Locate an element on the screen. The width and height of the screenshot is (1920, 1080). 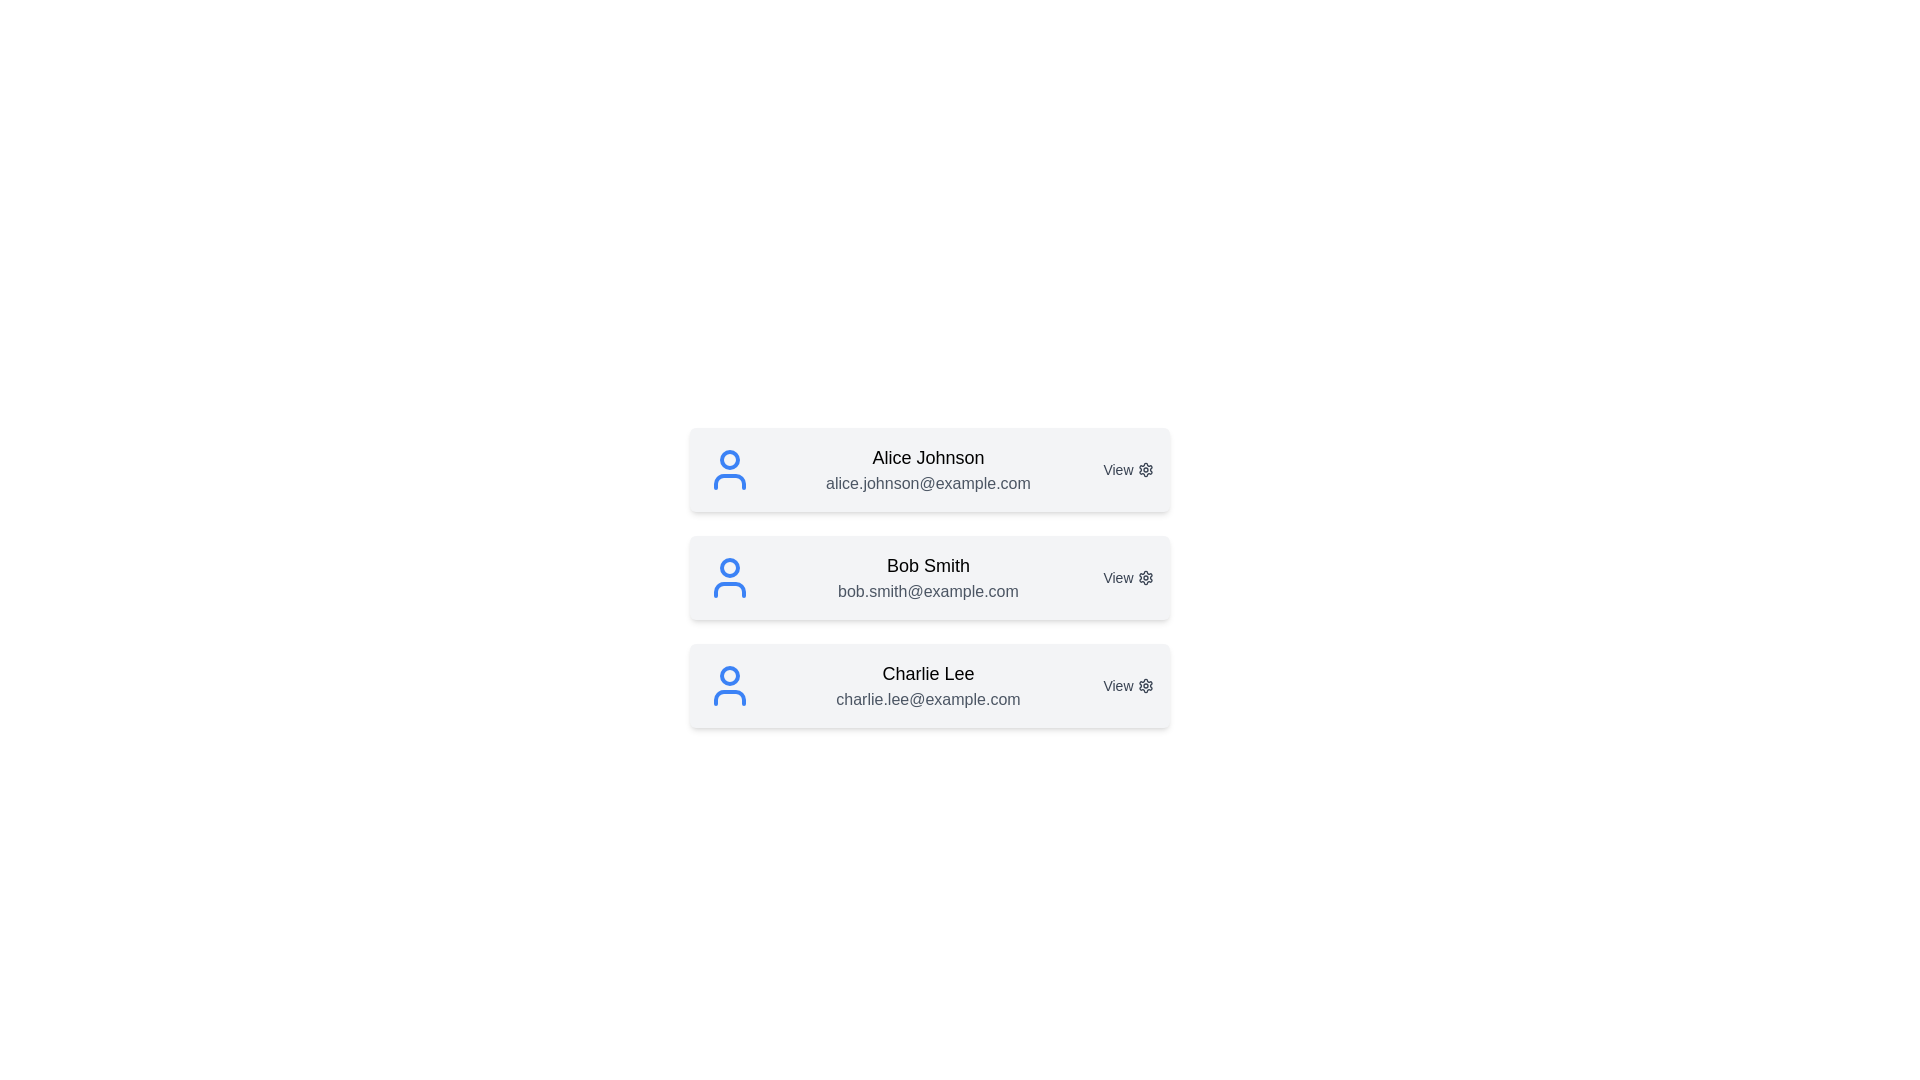
the Text block displaying the user's name and contact information, which is located in the top card of a vertically stacked list of cards, positioned to the right of a person icon and to the left of a 'View' button is located at coordinates (927, 470).